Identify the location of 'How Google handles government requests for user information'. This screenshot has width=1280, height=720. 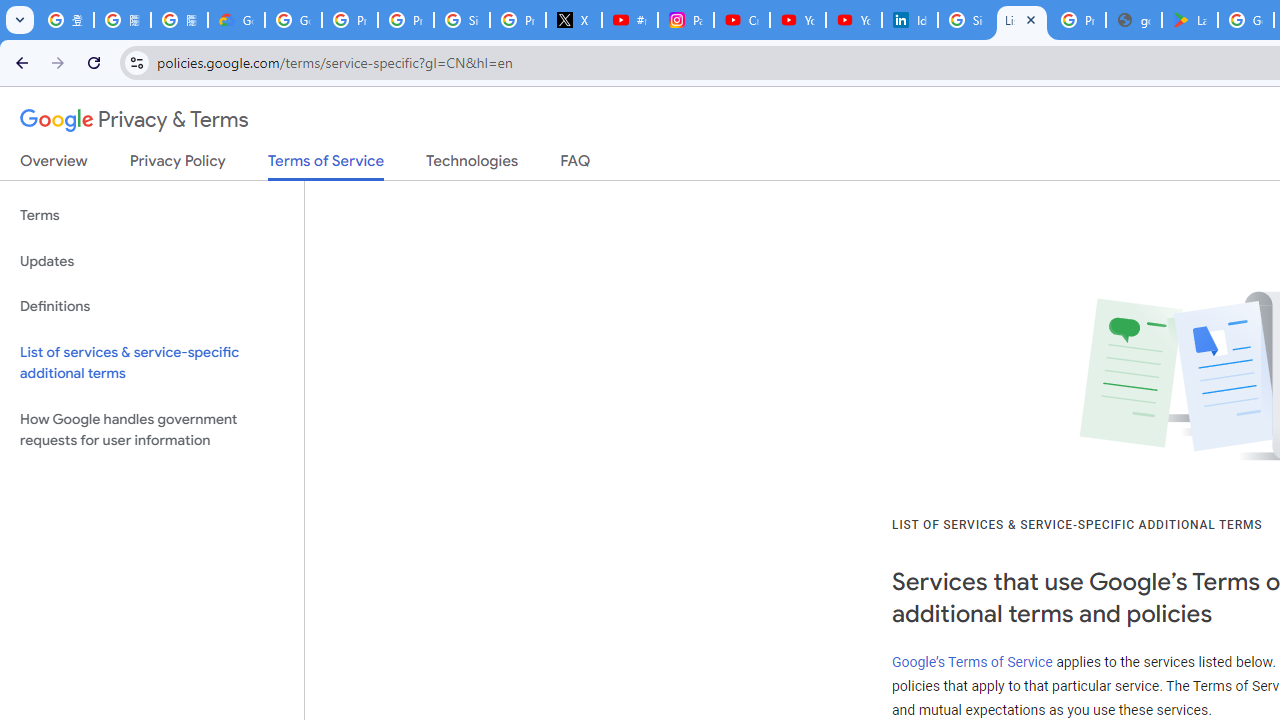
(151, 428).